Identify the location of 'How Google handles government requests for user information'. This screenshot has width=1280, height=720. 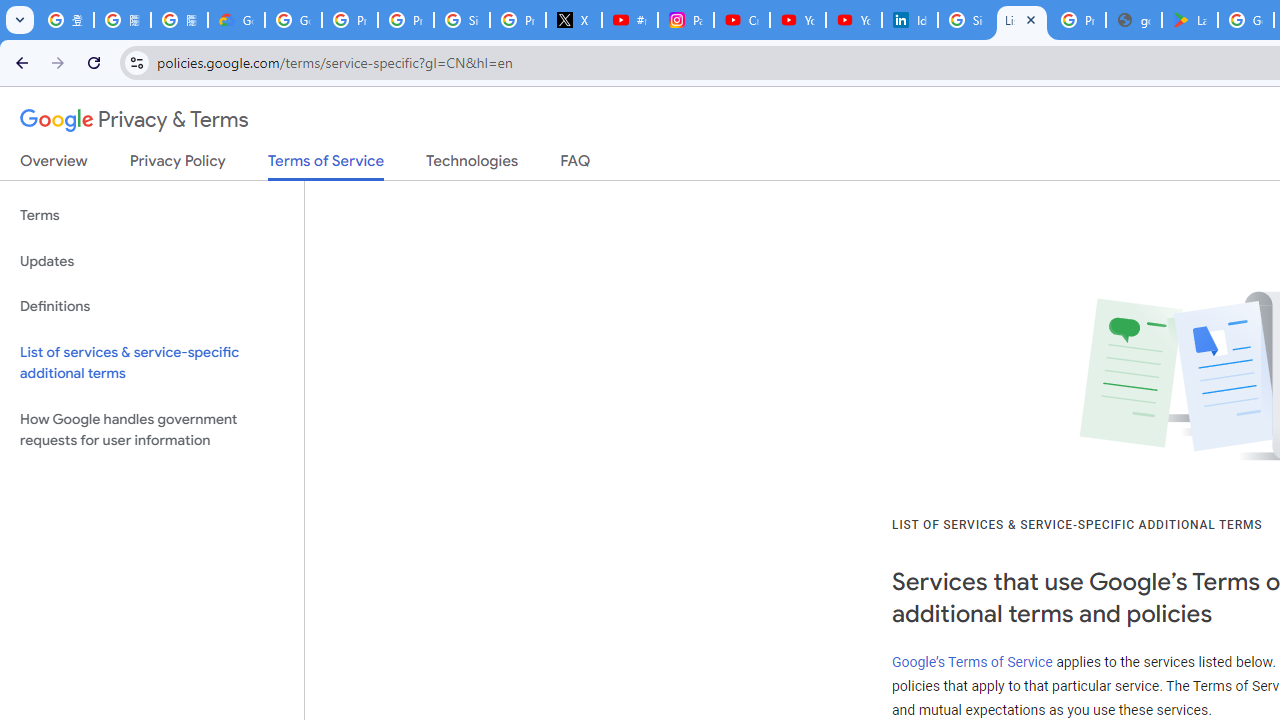
(151, 428).